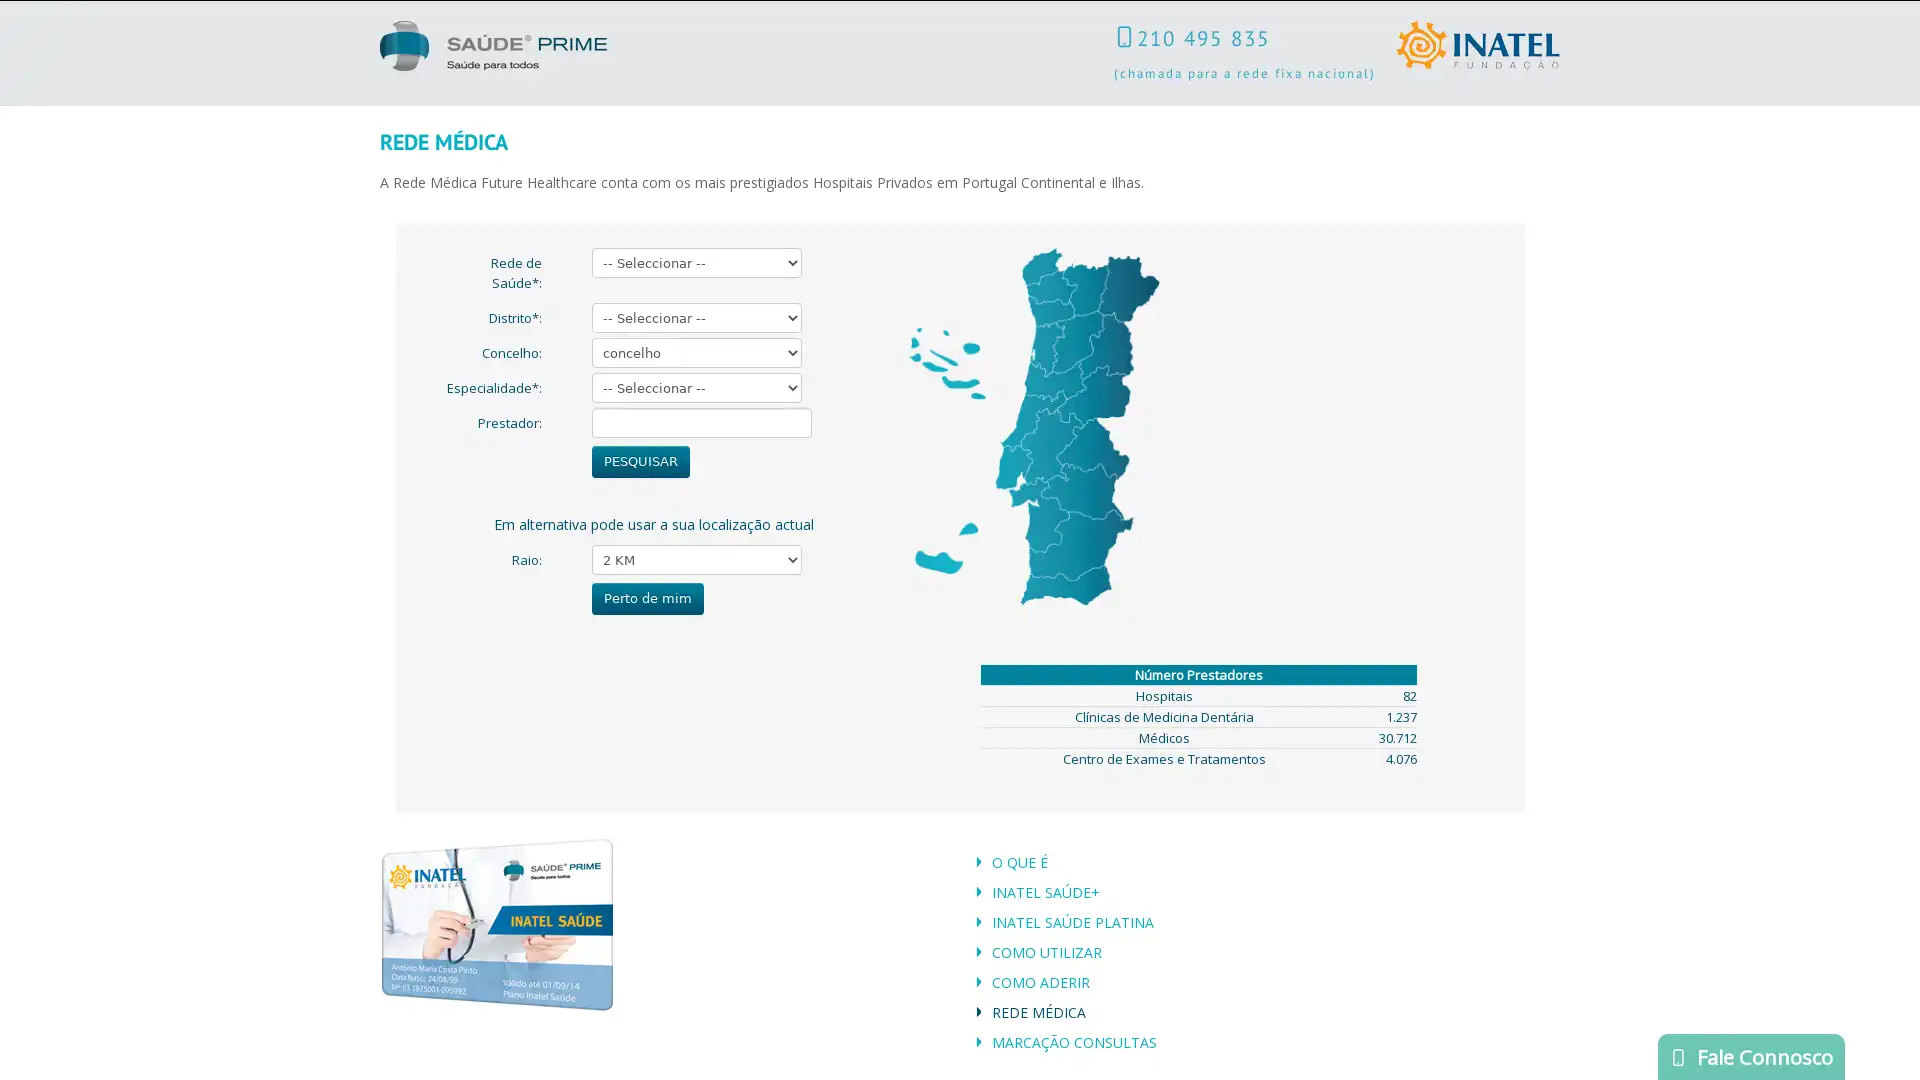 This screenshot has width=1920, height=1080. Describe the element at coordinates (641, 462) in the screenshot. I see `PESQUISAR` at that location.